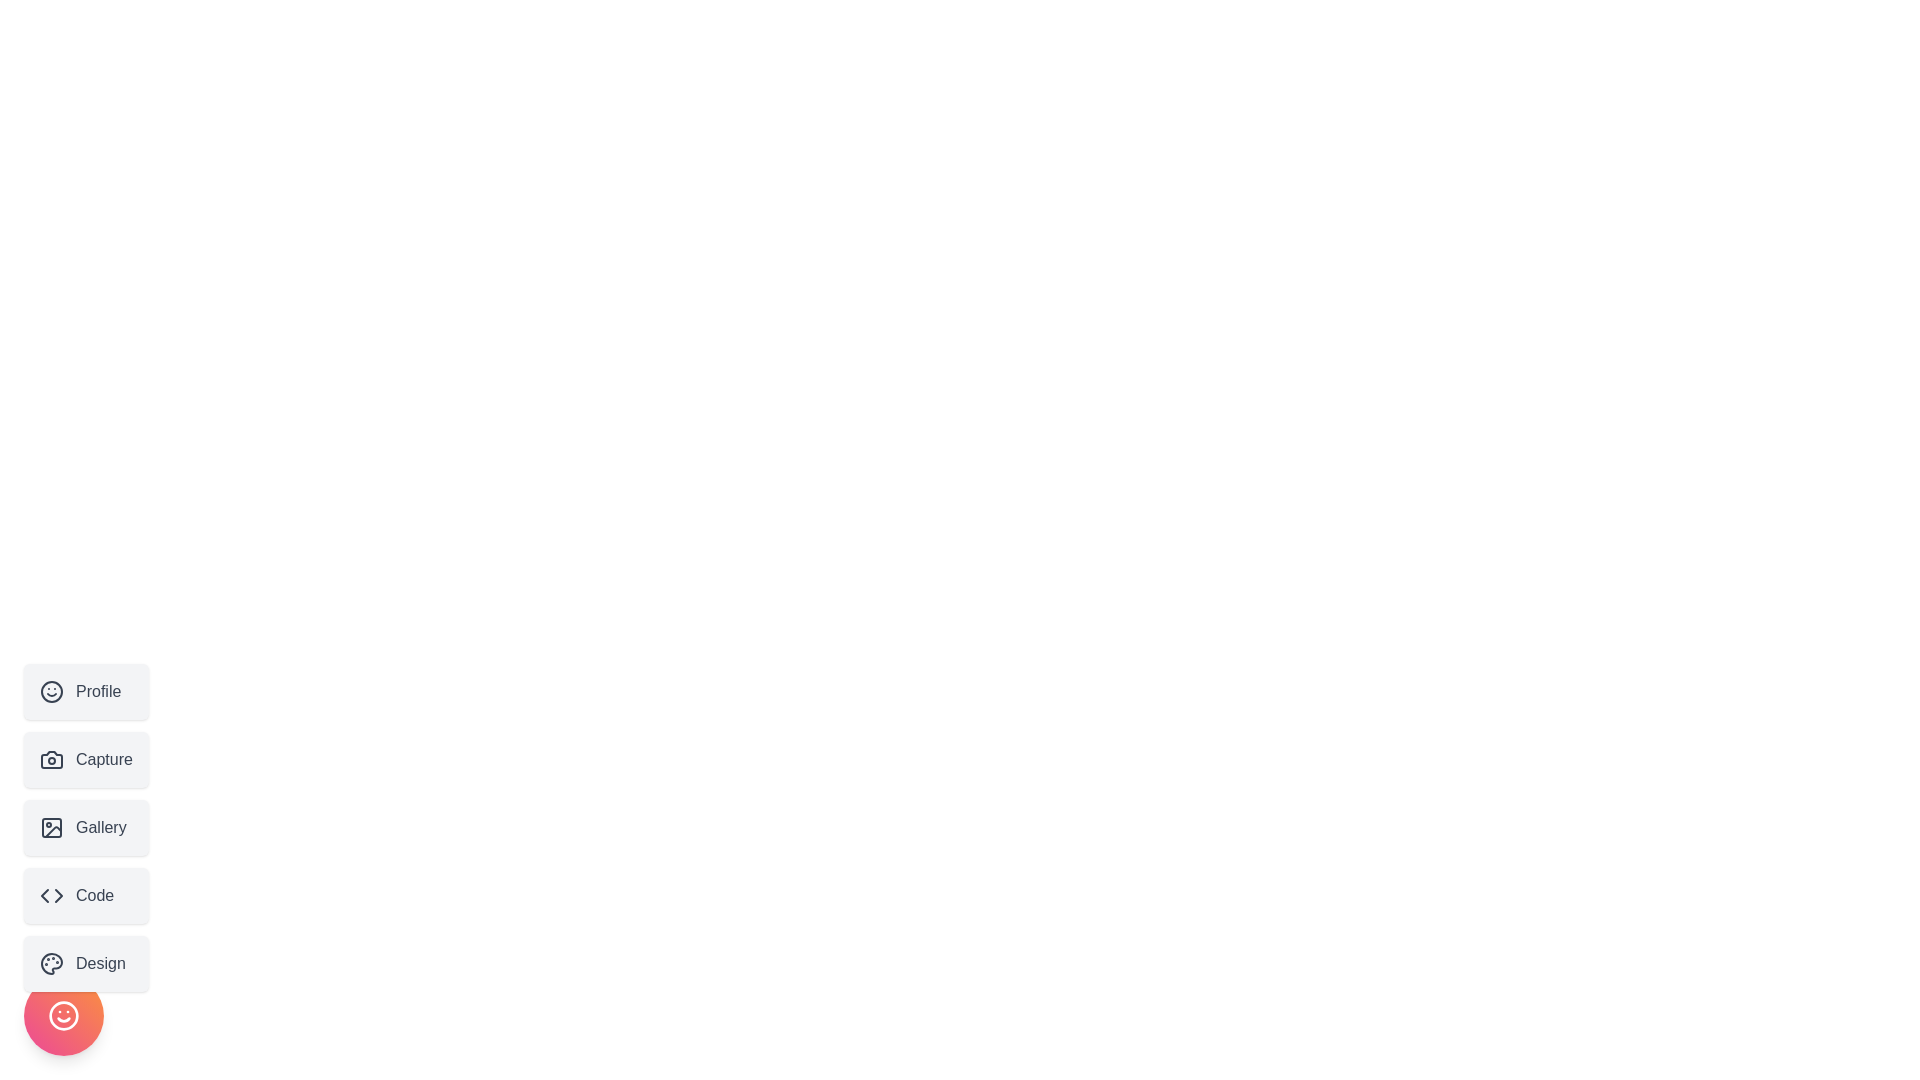  I want to click on the circular SVG element representing the smiley face icon at the bottom of the vertical sidebar menu, so click(63, 1015).